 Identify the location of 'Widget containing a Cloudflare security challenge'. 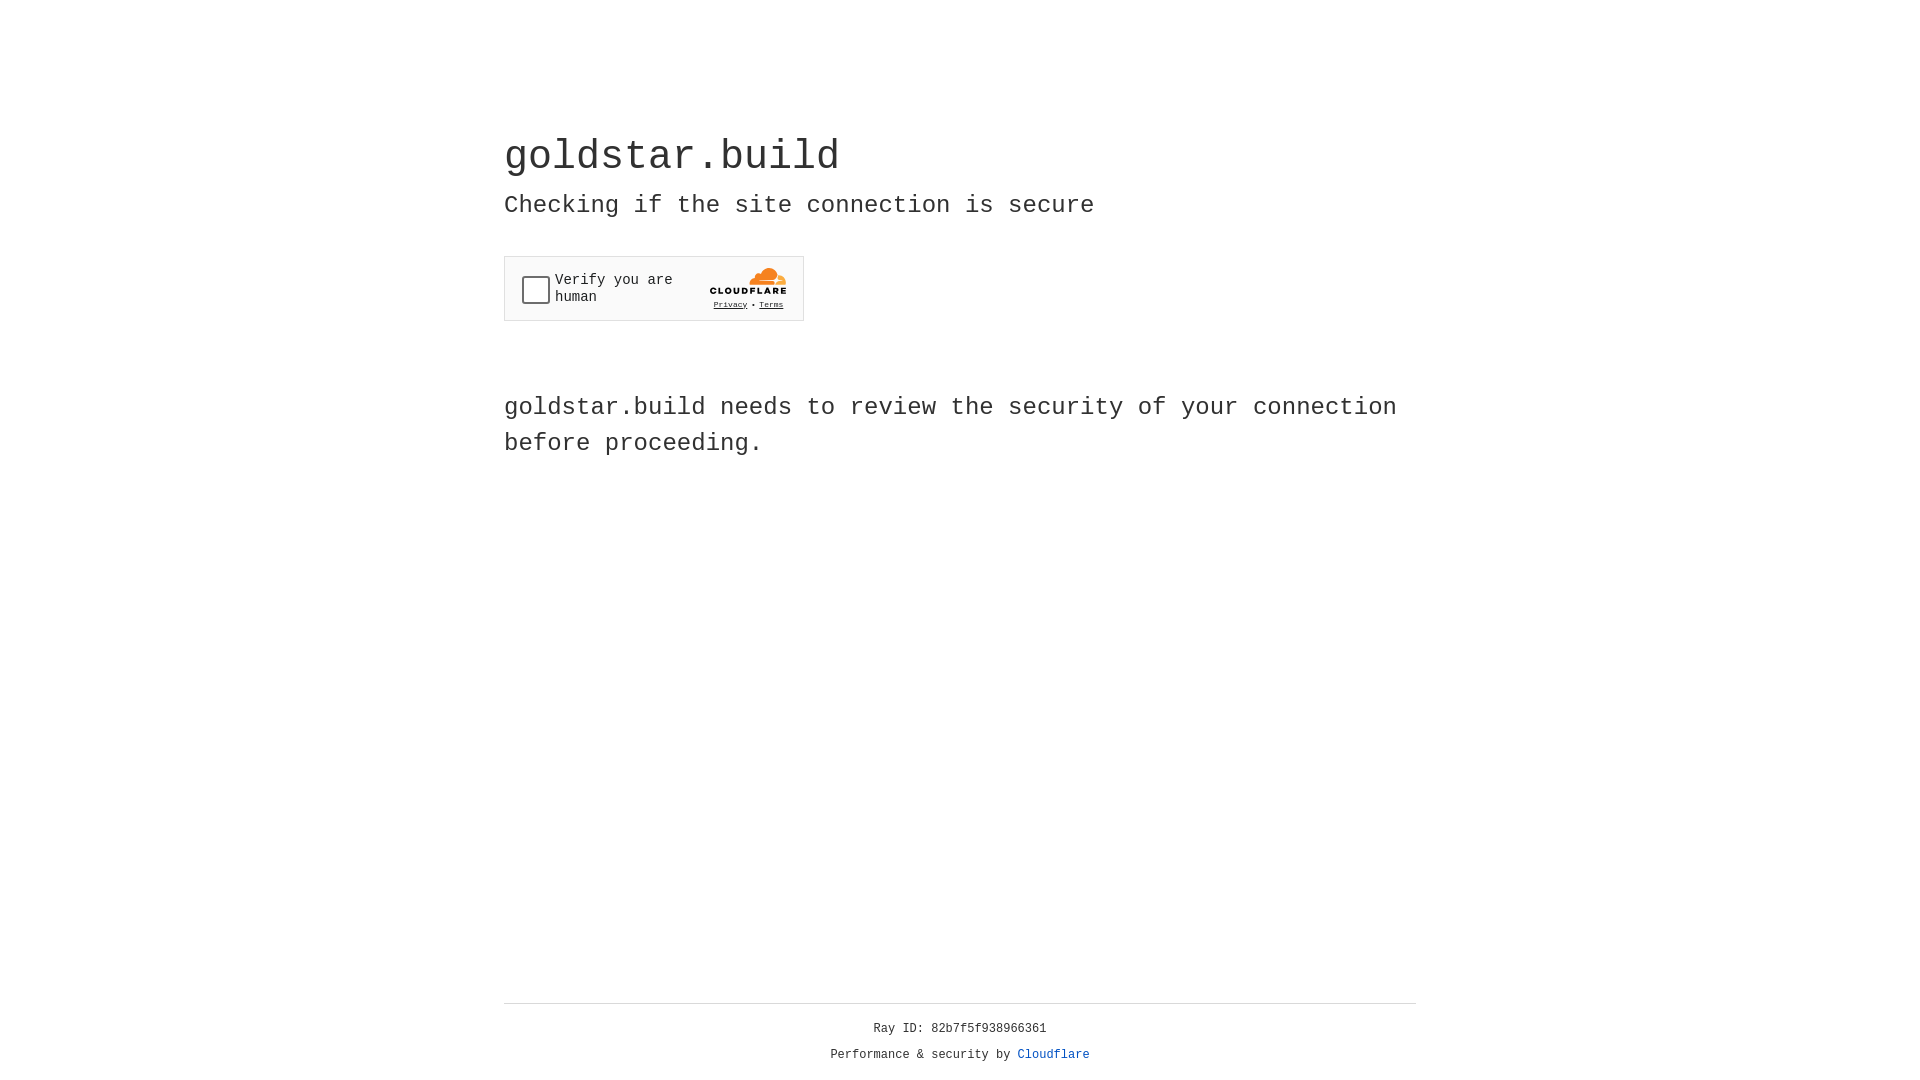
(653, 288).